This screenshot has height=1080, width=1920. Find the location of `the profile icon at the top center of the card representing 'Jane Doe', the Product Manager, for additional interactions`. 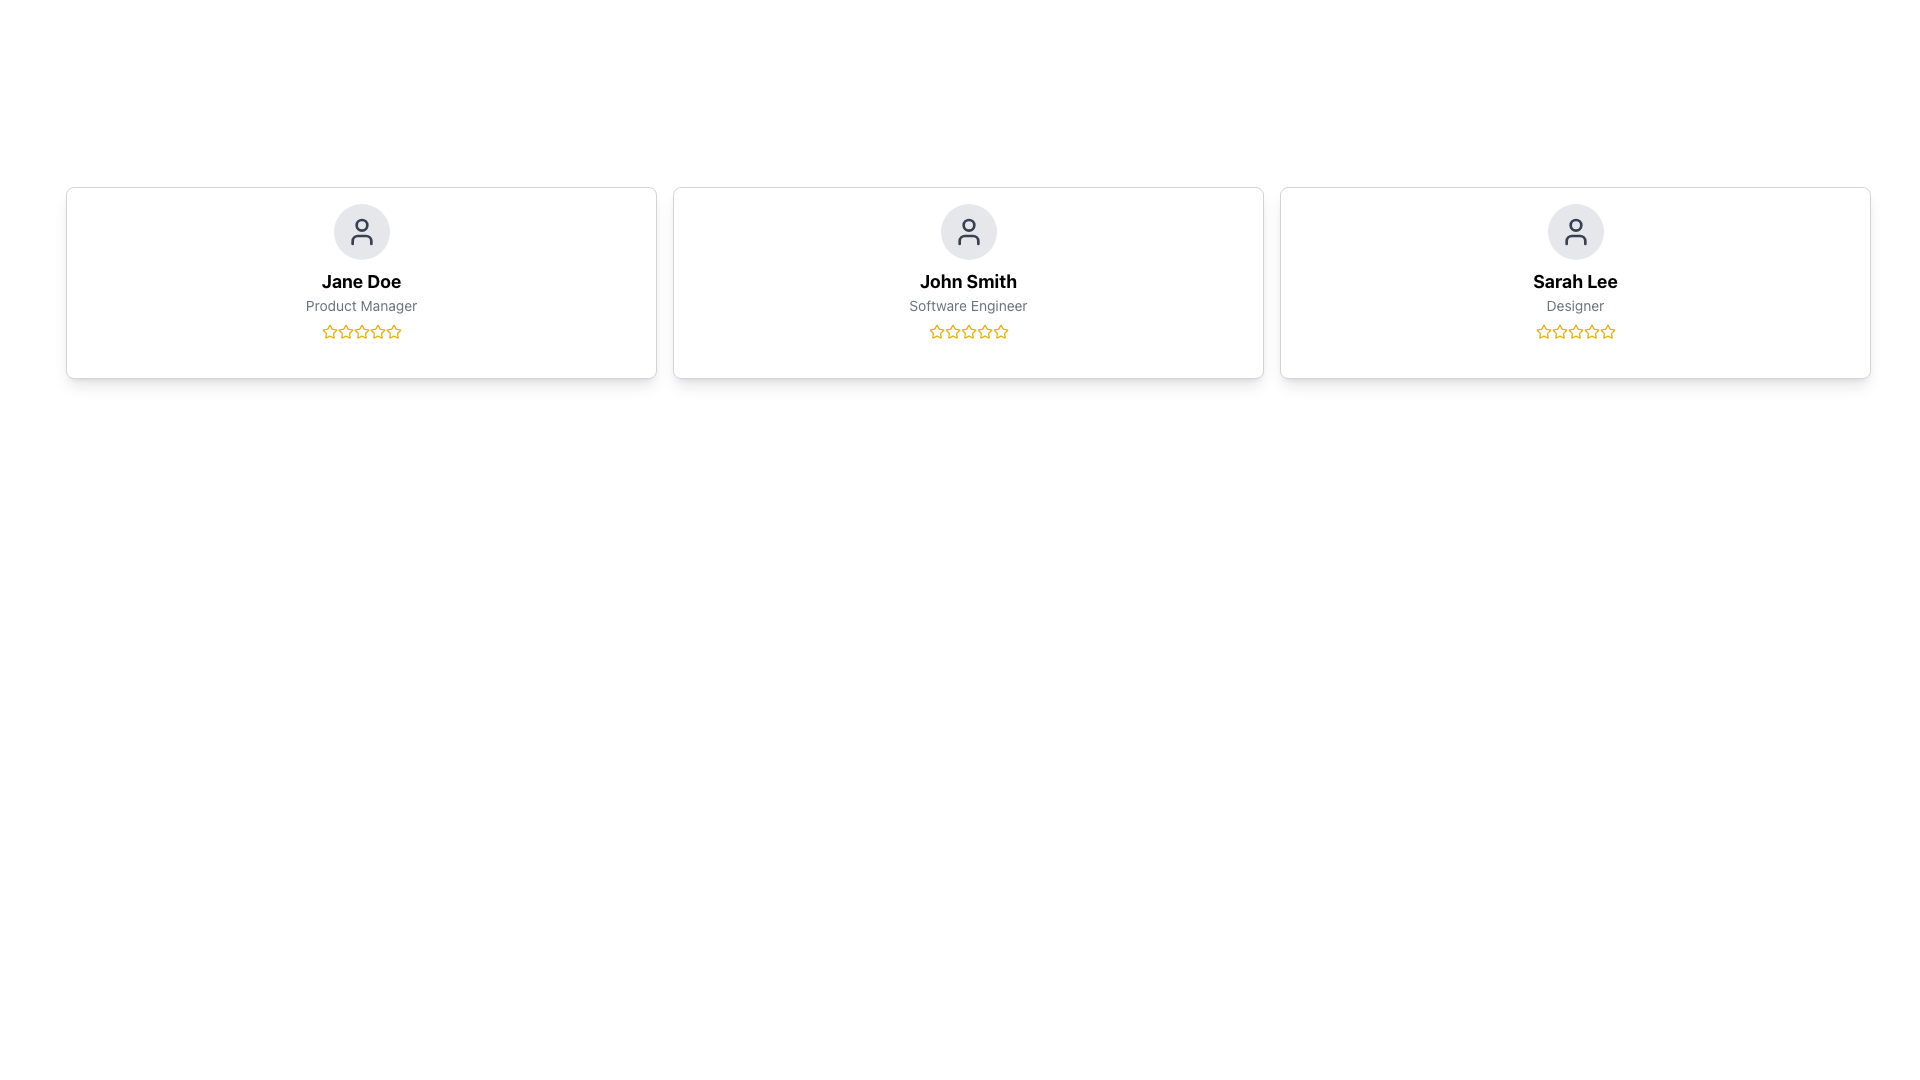

the profile icon at the top center of the card representing 'Jane Doe', the Product Manager, for additional interactions is located at coordinates (361, 230).